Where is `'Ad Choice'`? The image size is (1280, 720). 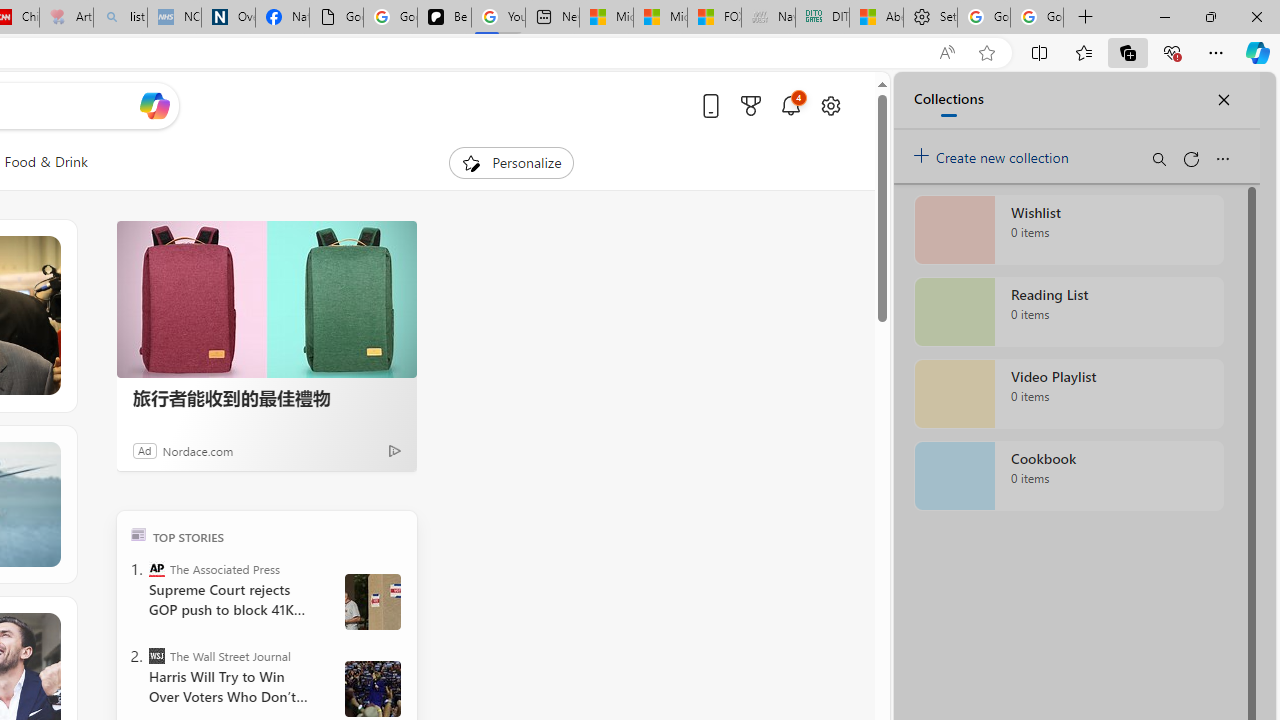 'Ad Choice' is located at coordinates (394, 450).